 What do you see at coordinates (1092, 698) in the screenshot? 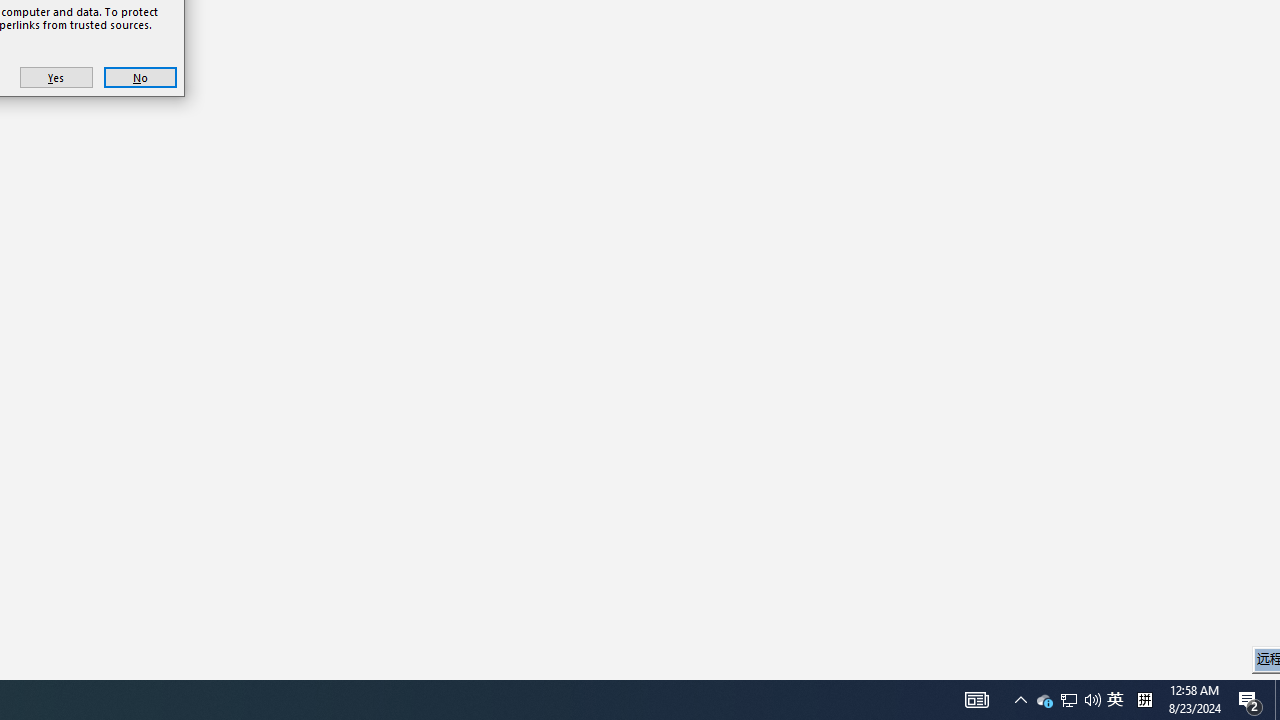
I see `'Tray Input Indicator - Chinese (Simplified, China)'` at bounding box center [1092, 698].